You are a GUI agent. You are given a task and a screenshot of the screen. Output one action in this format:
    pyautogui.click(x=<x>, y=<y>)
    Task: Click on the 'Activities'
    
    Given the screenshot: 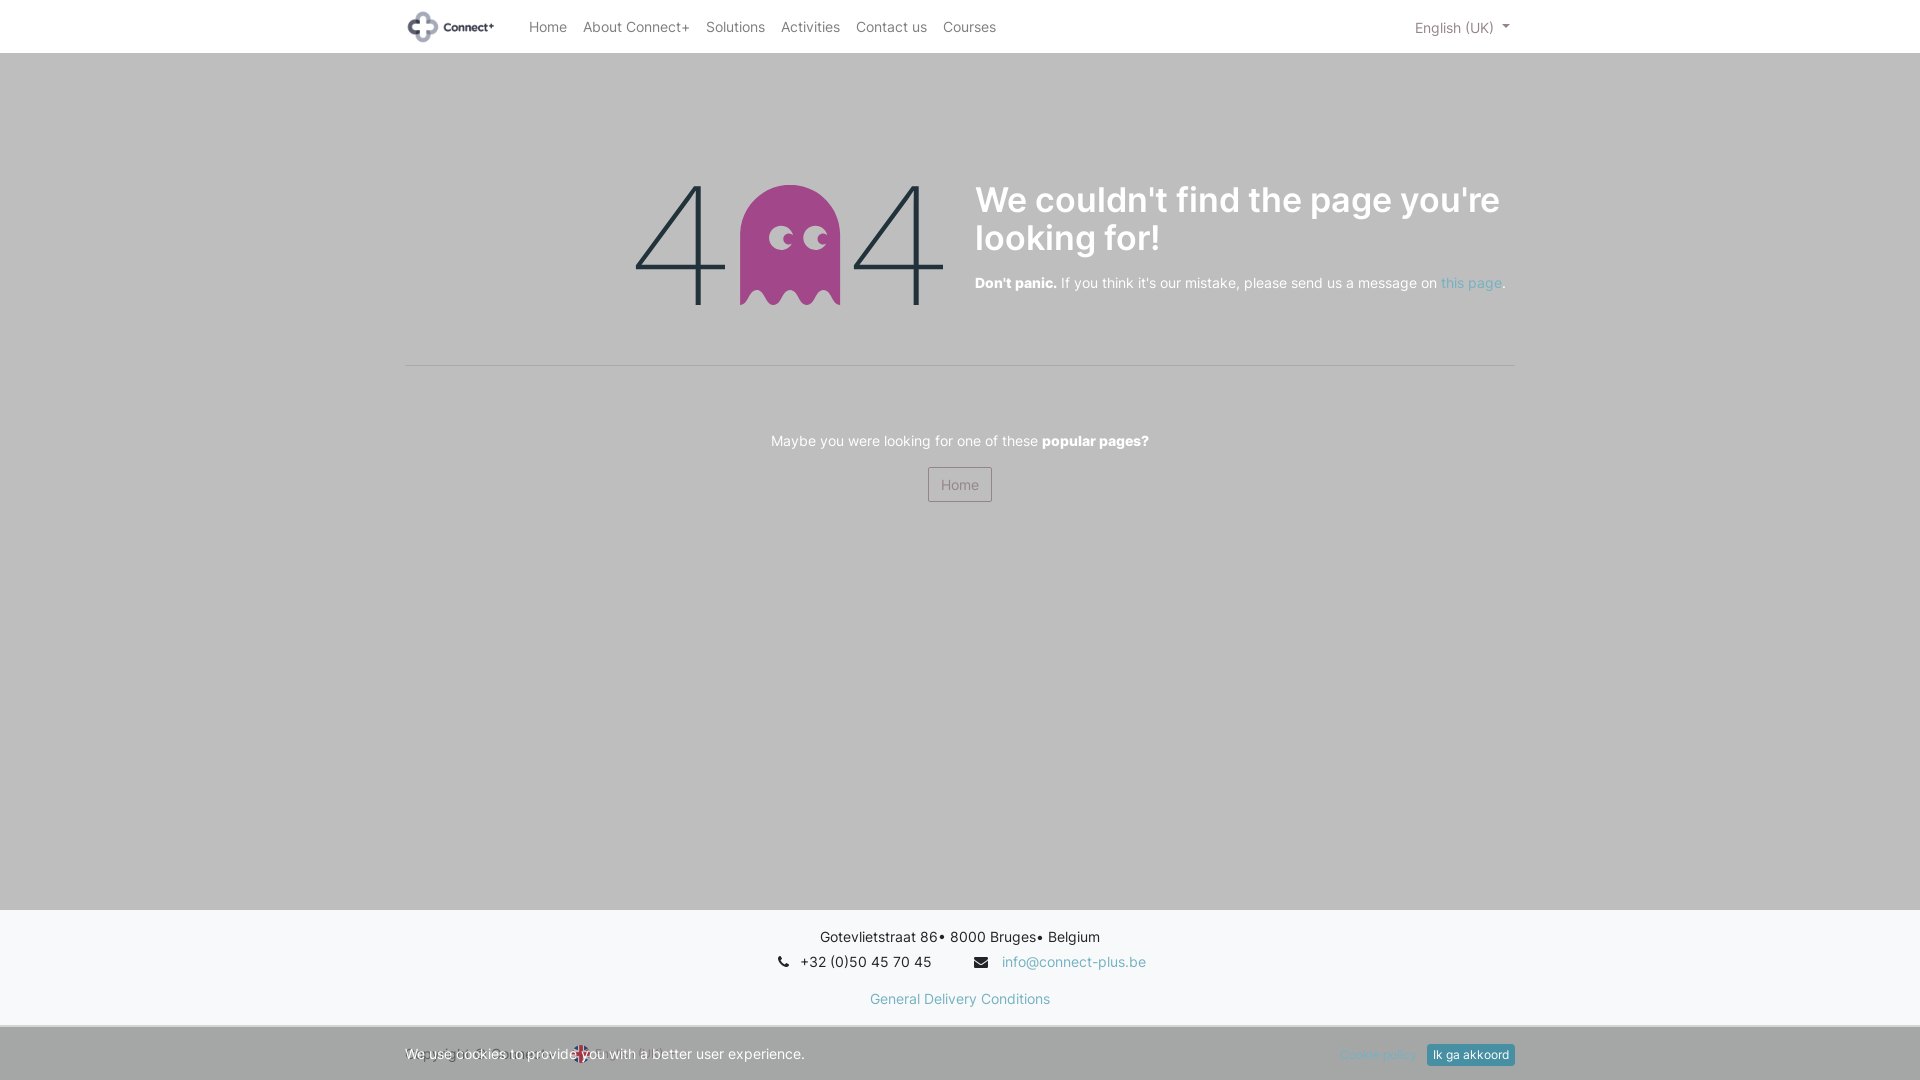 What is the action you would take?
    pyautogui.click(x=771, y=26)
    